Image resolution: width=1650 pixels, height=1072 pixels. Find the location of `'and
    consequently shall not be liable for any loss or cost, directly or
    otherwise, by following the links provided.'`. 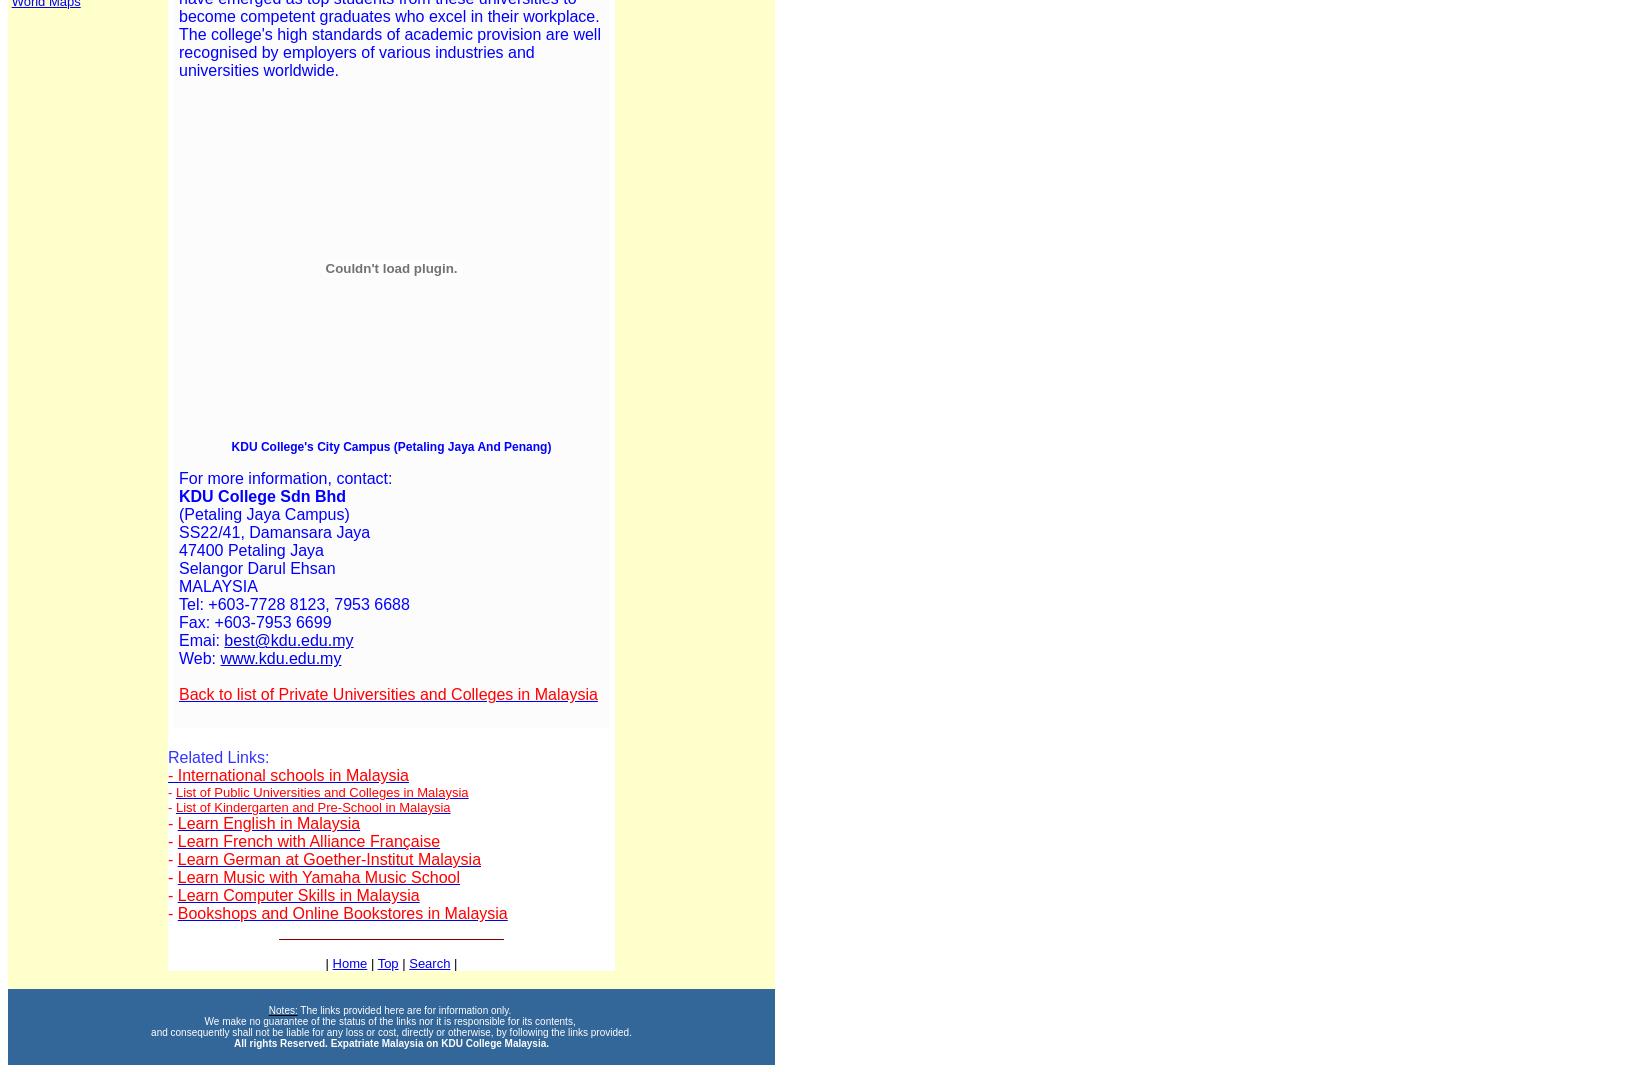

'and
    consequently shall not be liable for any loss or cost, directly or
    otherwise, by following the links provided.' is located at coordinates (391, 1032).